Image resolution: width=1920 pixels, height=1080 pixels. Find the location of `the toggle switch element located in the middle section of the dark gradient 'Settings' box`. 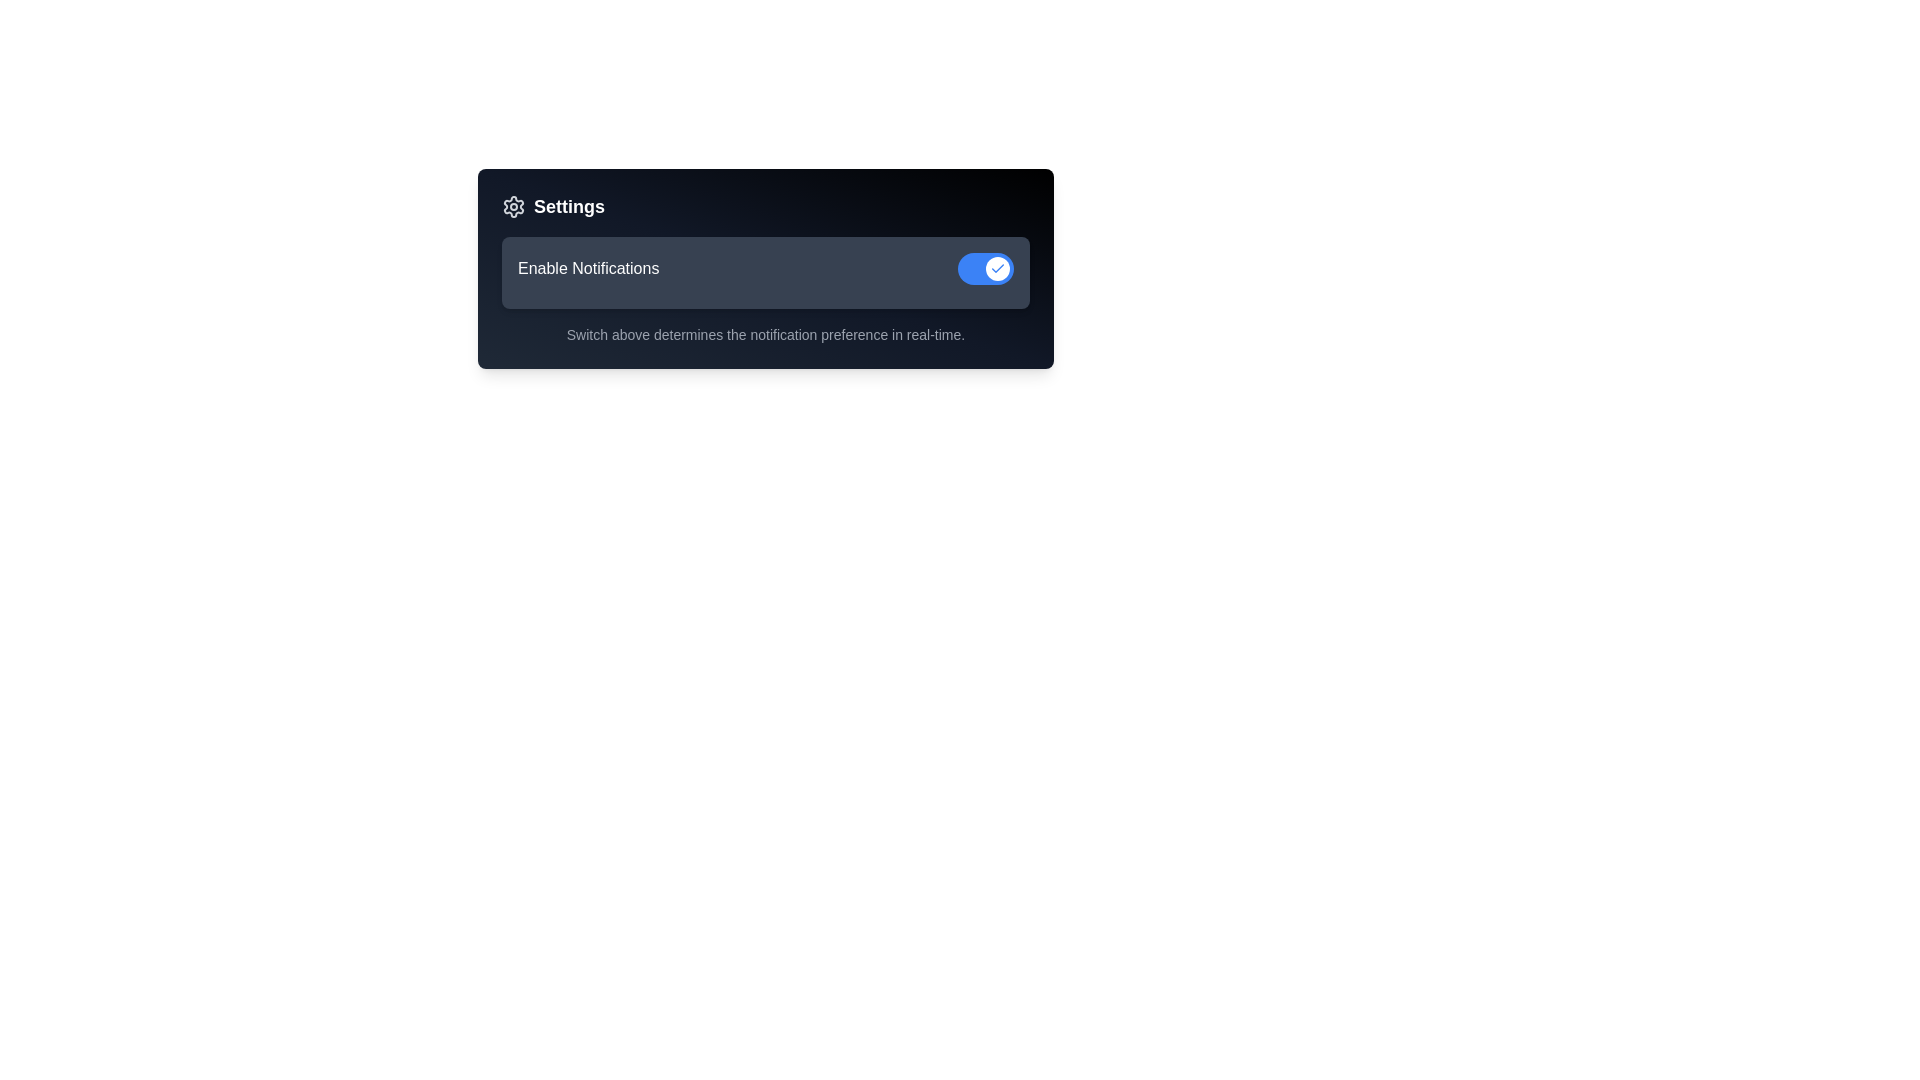

the toggle switch element located in the middle section of the dark gradient 'Settings' box is located at coordinates (765, 273).